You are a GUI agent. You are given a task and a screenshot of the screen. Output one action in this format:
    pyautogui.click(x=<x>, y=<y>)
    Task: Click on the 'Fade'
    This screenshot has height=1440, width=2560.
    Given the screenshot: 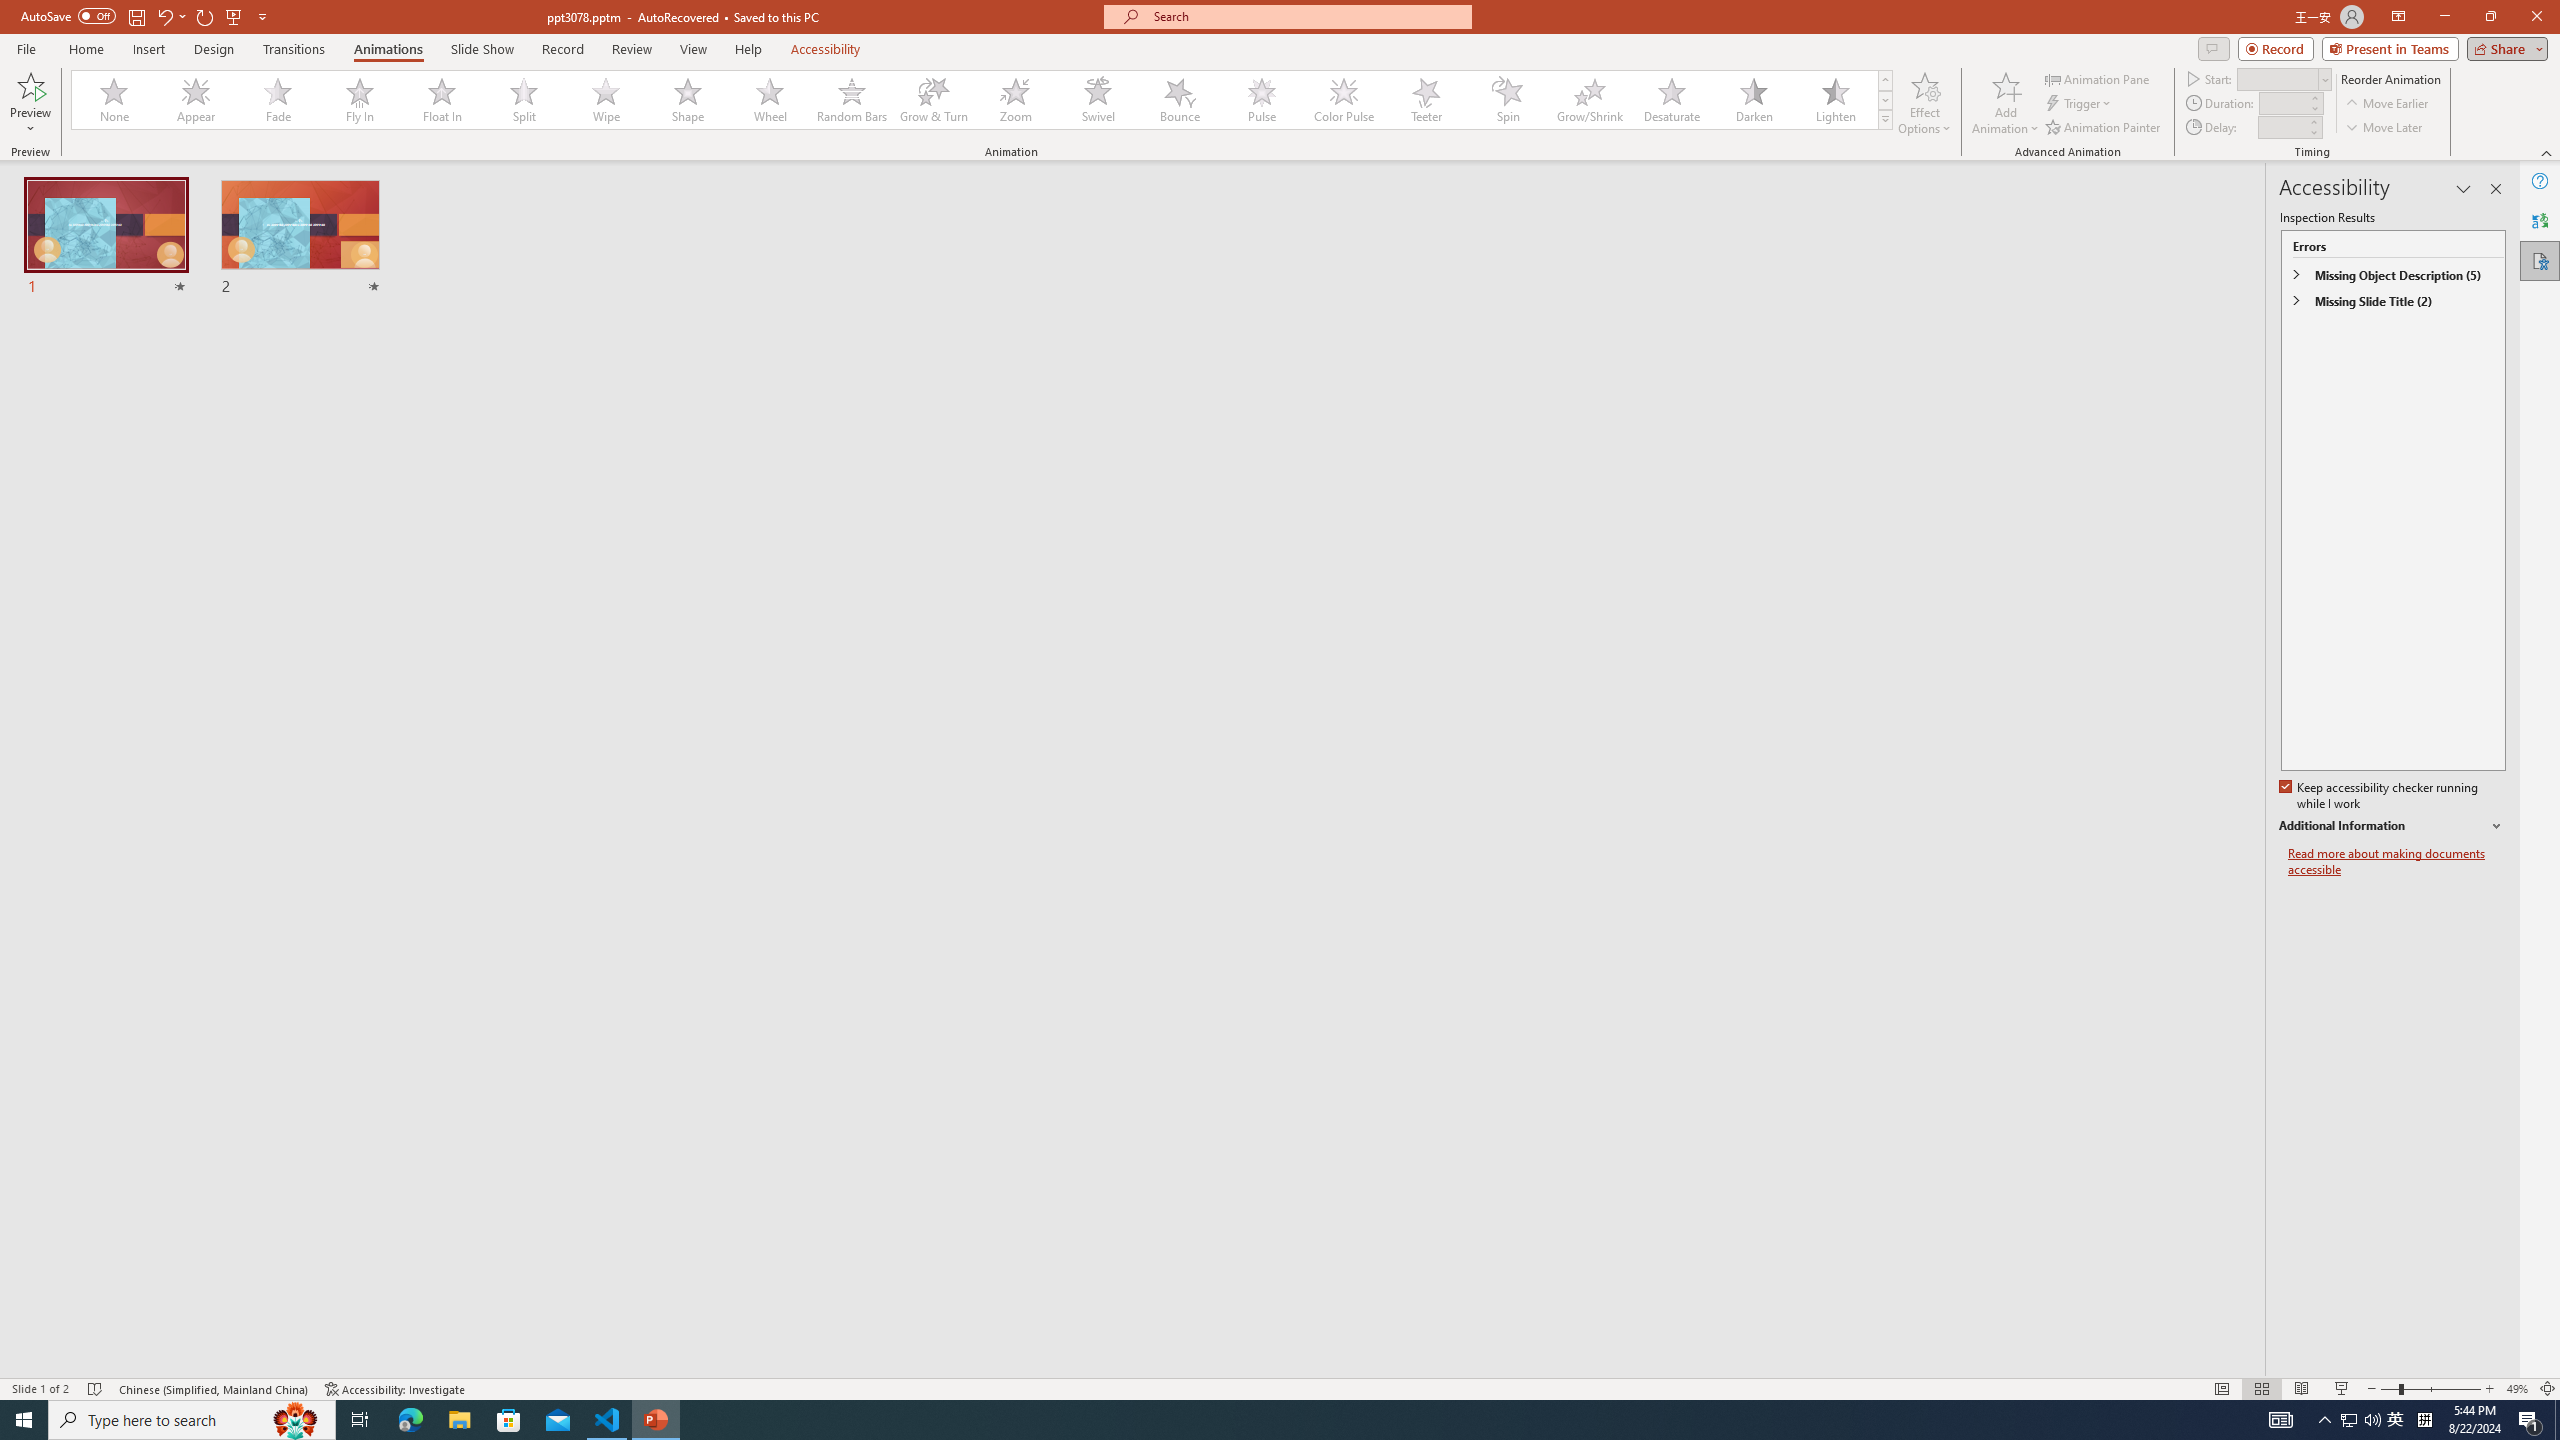 What is the action you would take?
    pyautogui.click(x=278, y=99)
    